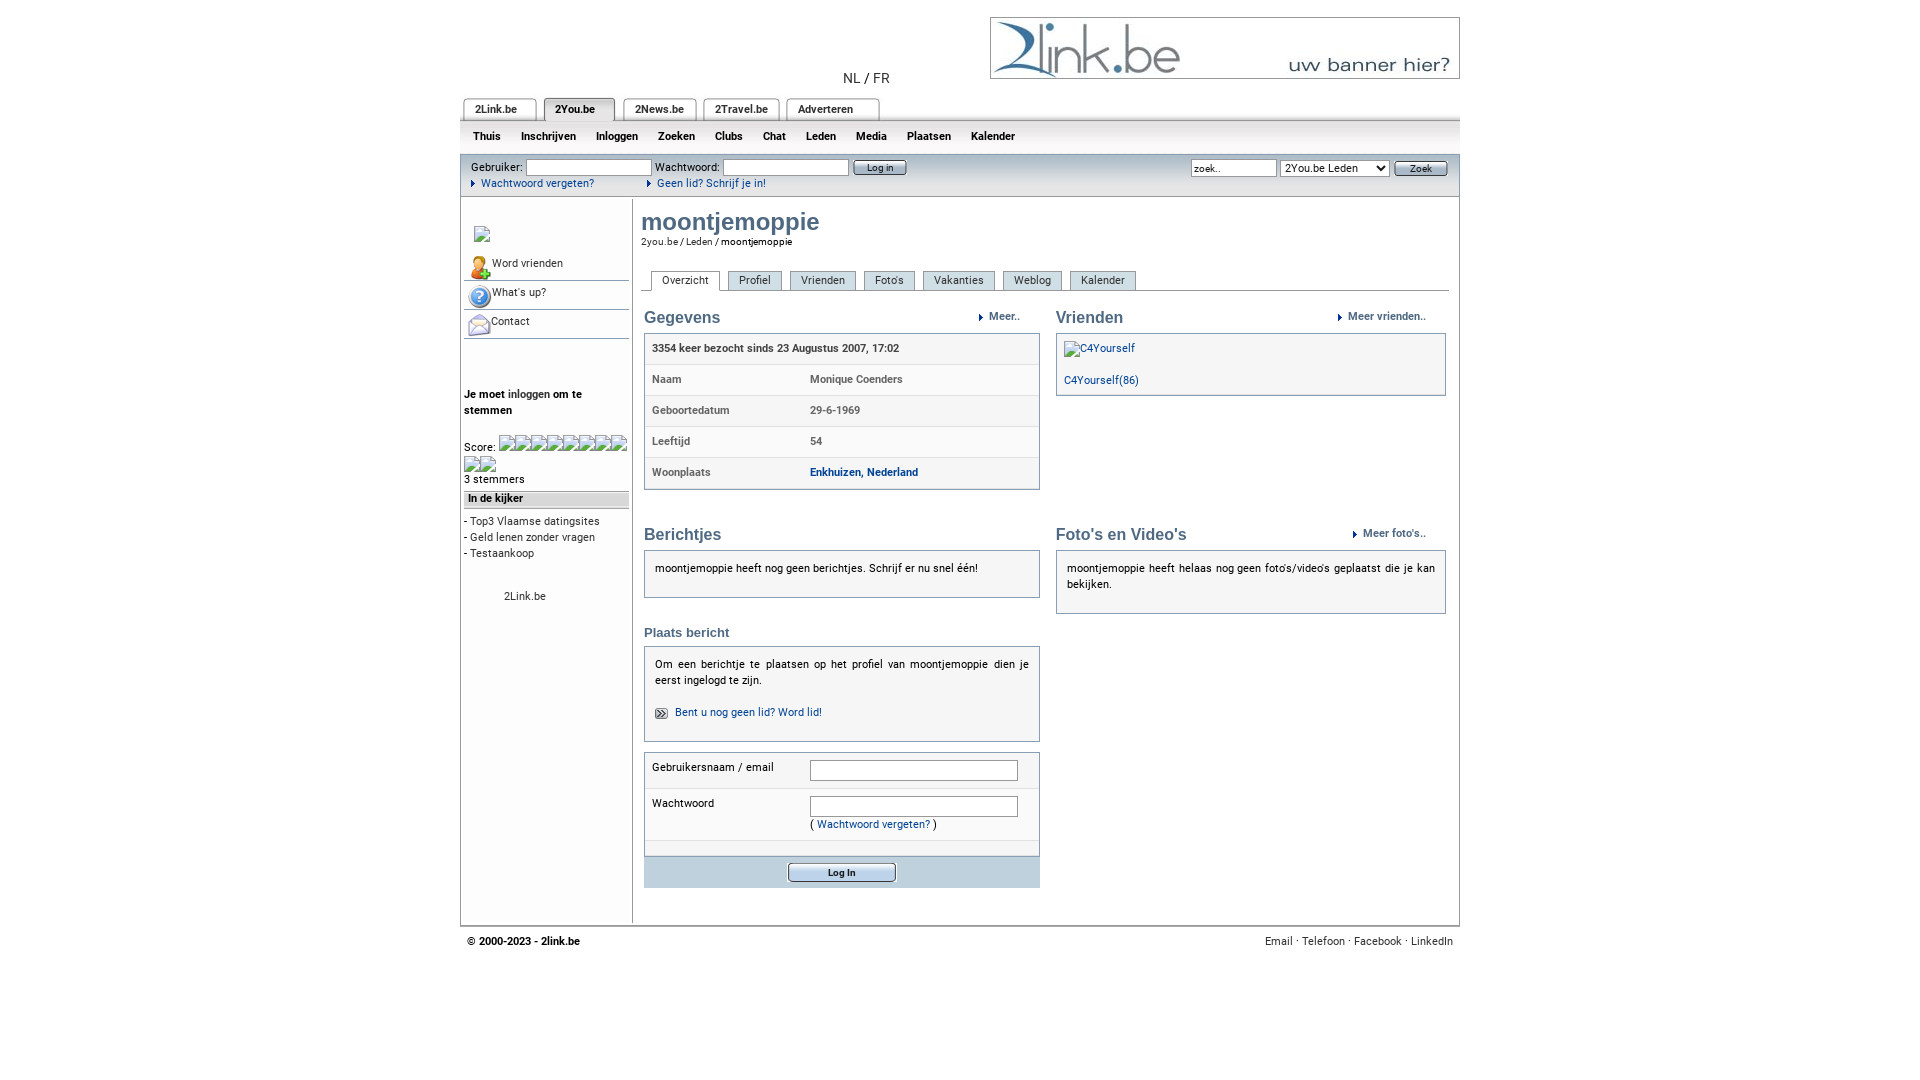 The height and width of the screenshot is (1080, 1920). What do you see at coordinates (532, 536) in the screenshot?
I see `'Geld lenen zonder vragen'` at bounding box center [532, 536].